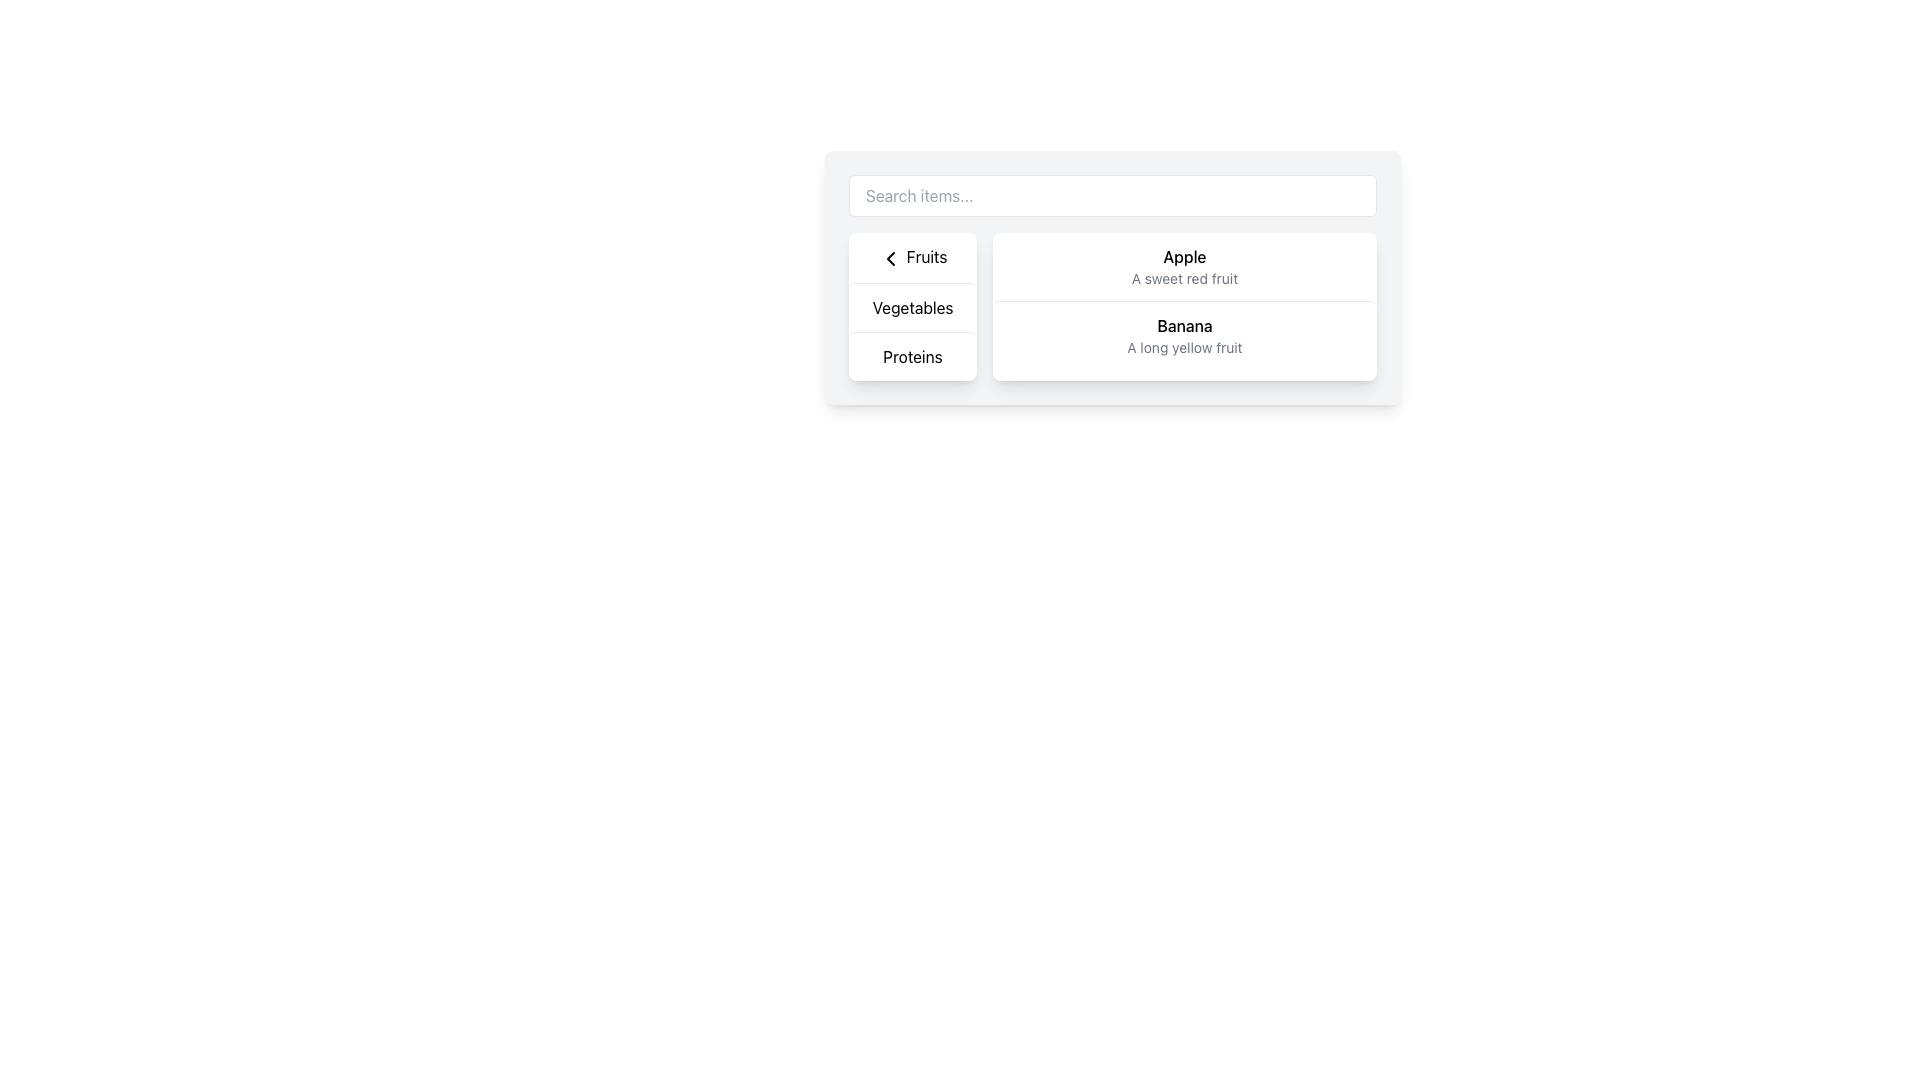 This screenshot has height=1080, width=1920. What do you see at coordinates (911, 305) in the screenshot?
I see `the 'Vegetables' list item, which is a vertical list item with black text on a white background` at bounding box center [911, 305].